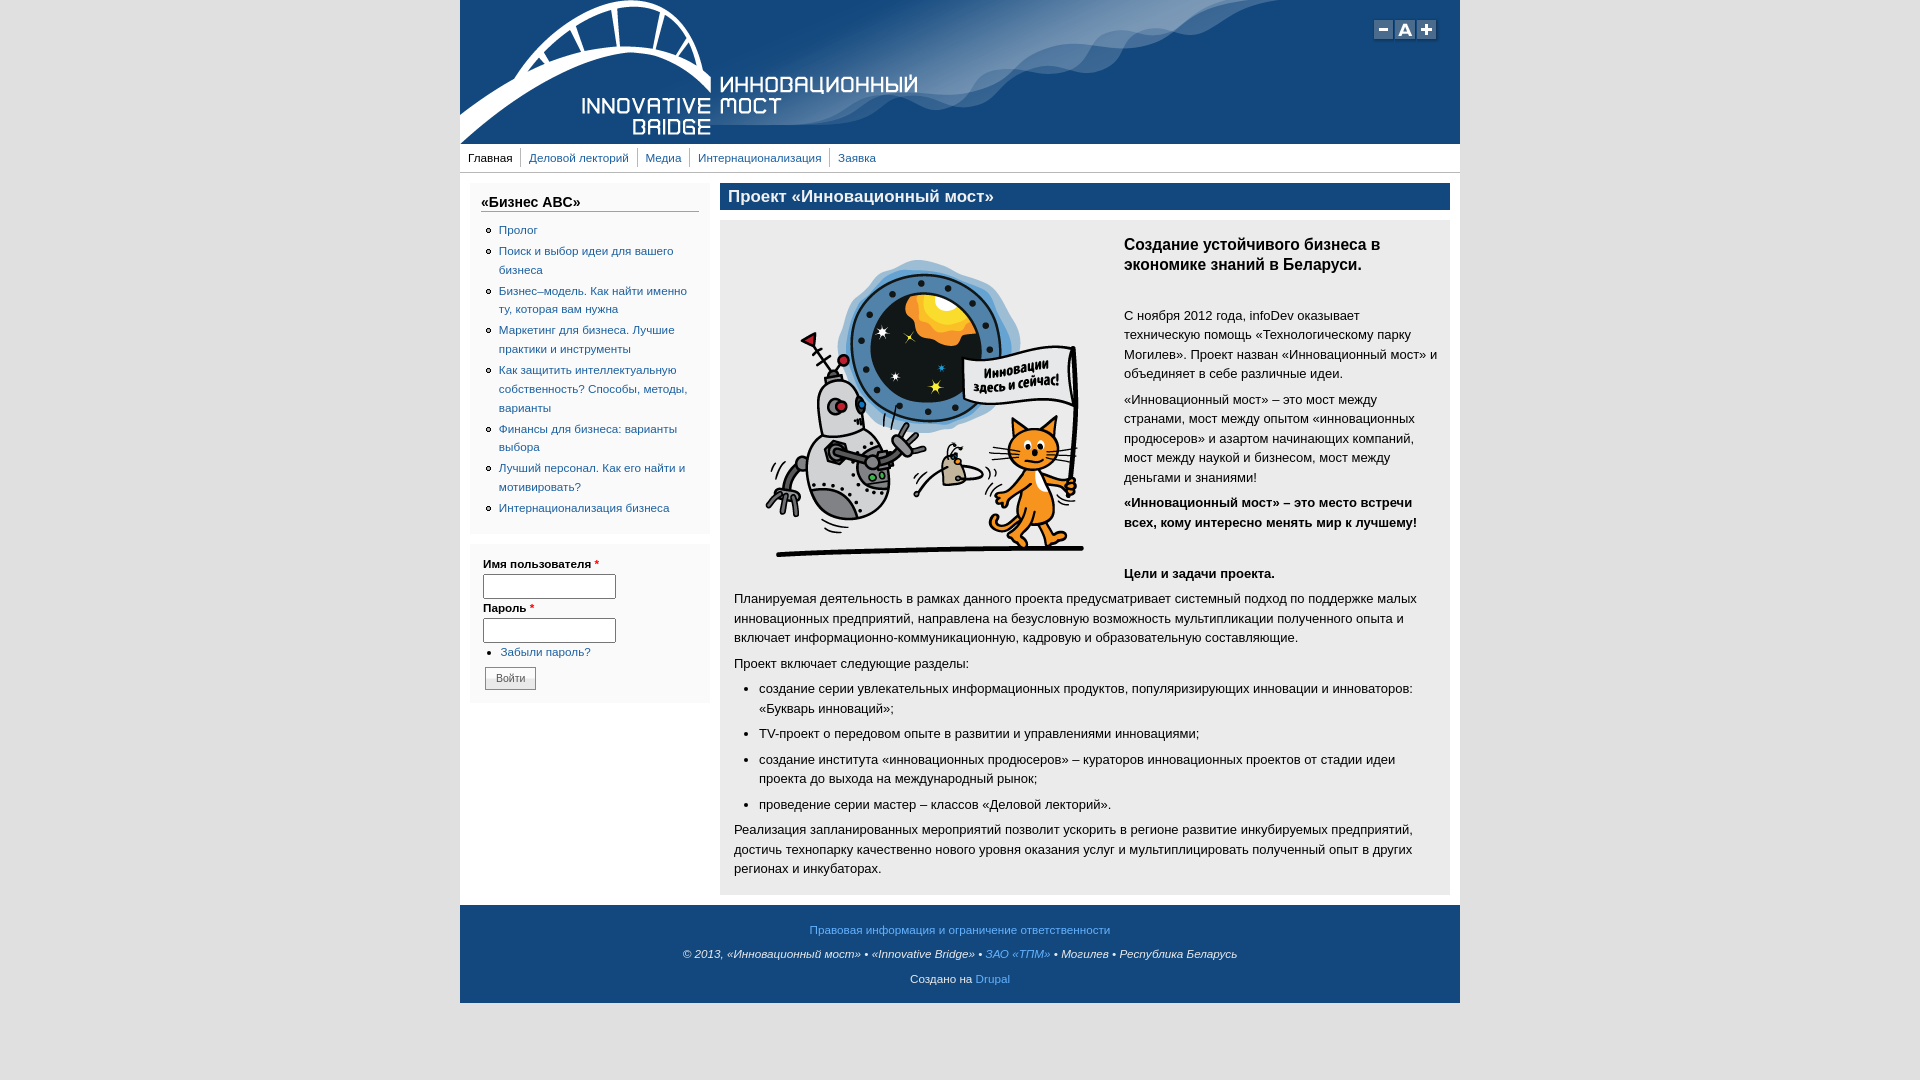 This screenshot has height=1080, width=1920. I want to click on 'Decrease text size', so click(1381, 38).